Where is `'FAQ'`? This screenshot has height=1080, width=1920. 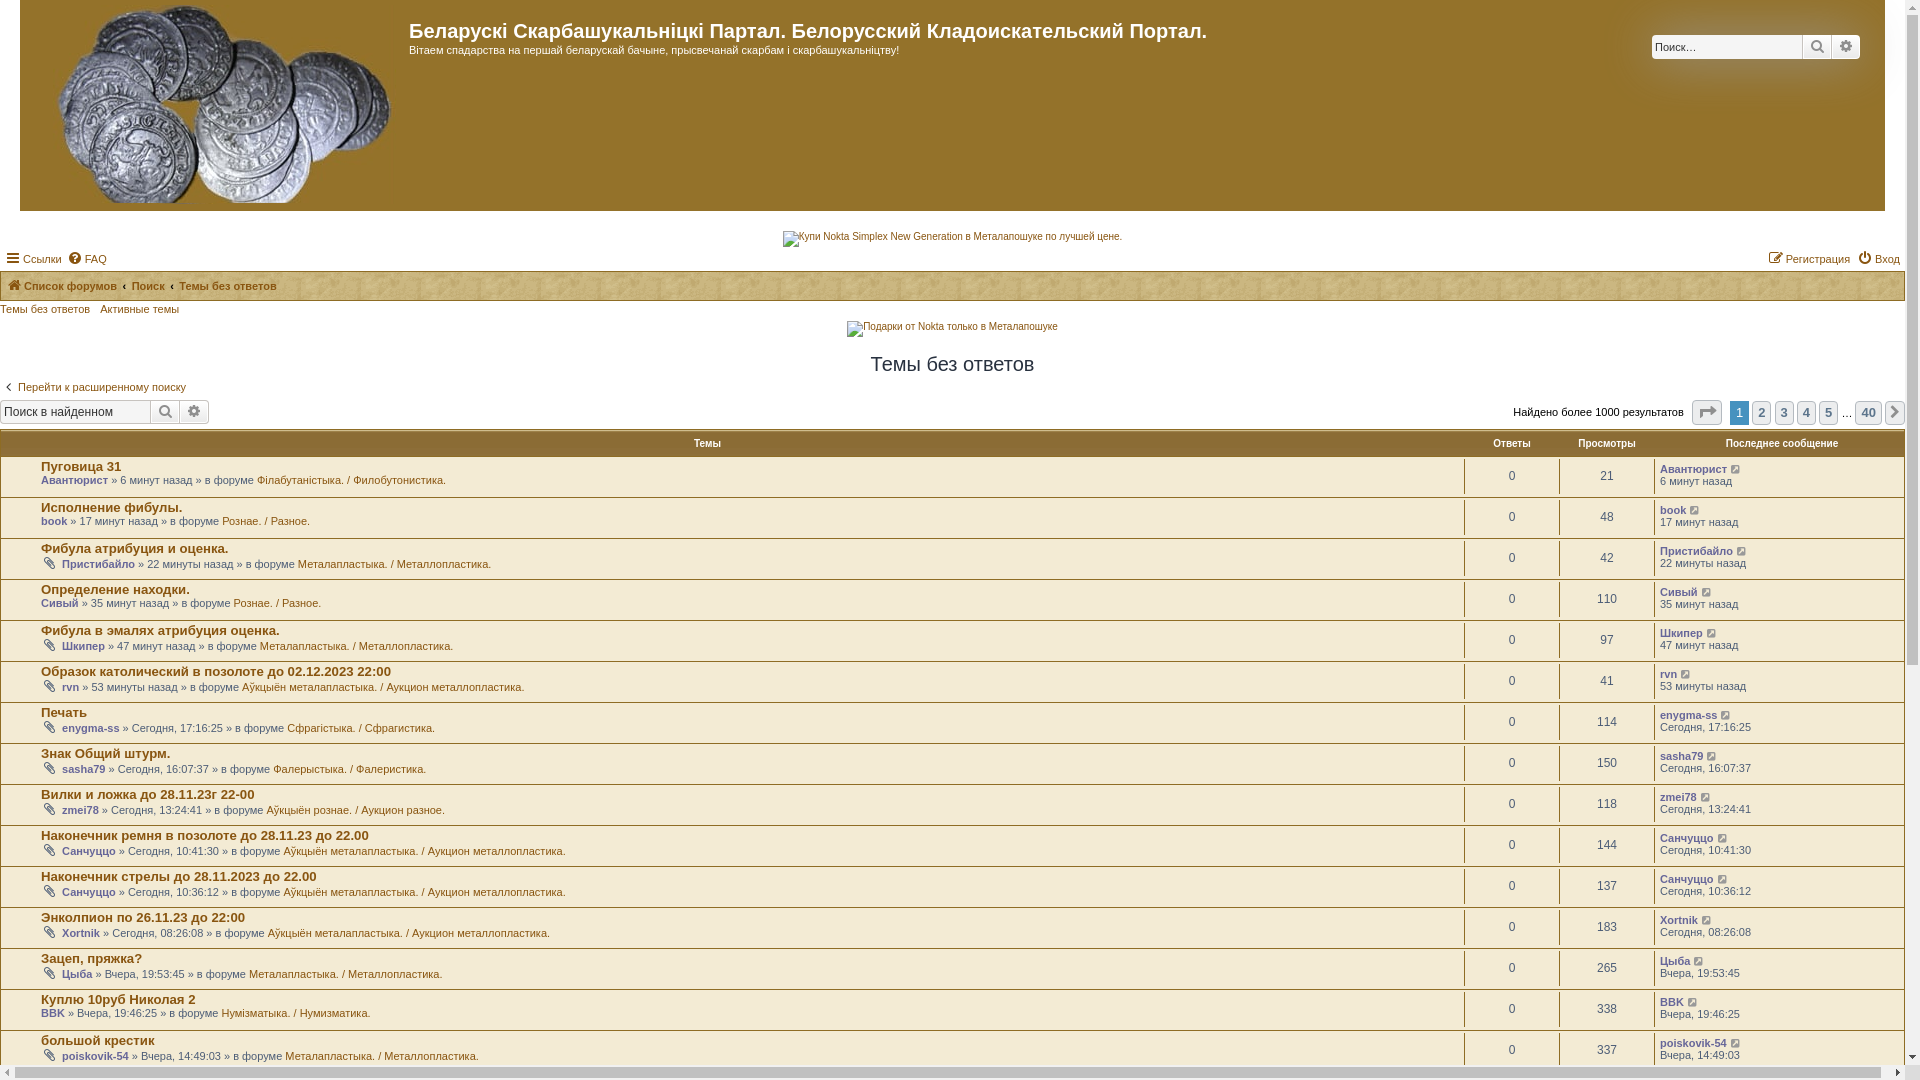 'FAQ' is located at coordinates (67, 257).